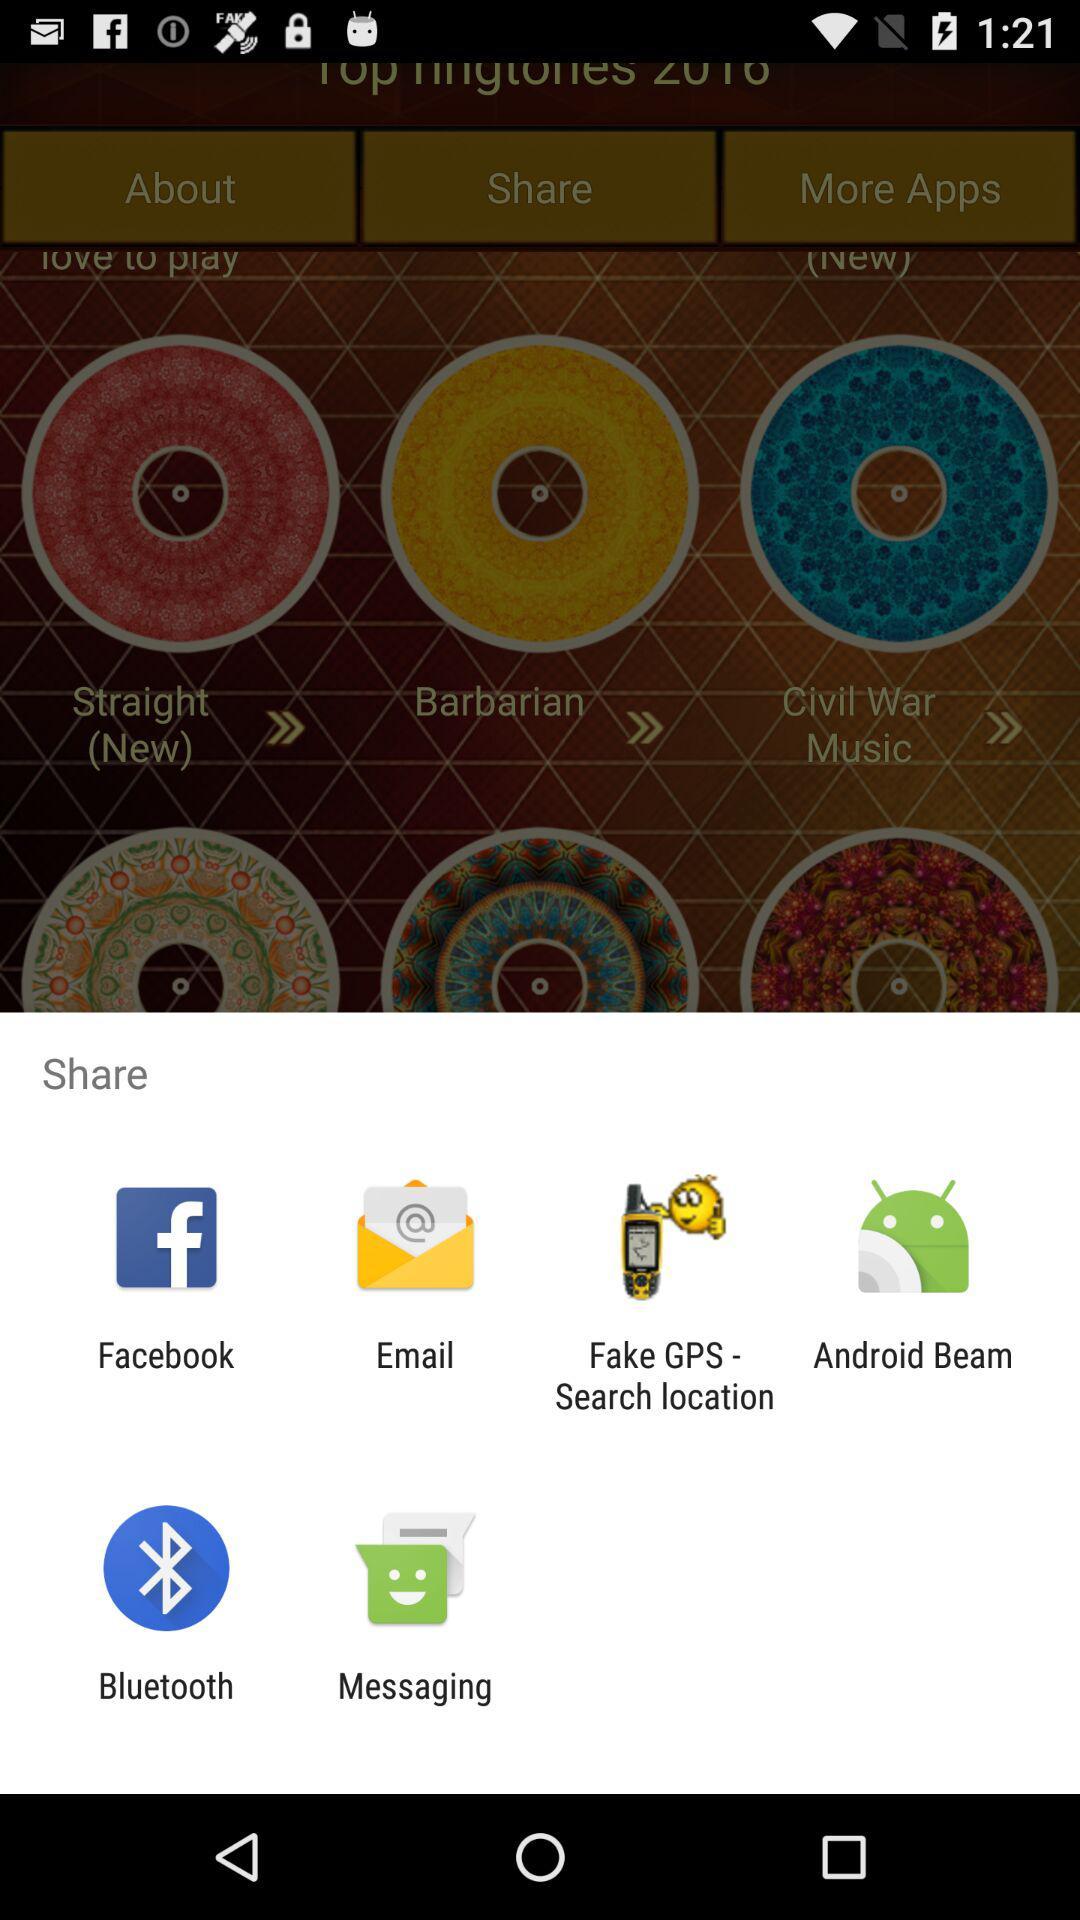 Image resolution: width=1080 pixels, height=1920 pixels. Describe the element at coordinates (913, 1374) in the screenshot. I see `item next to fake gps search` at that location.